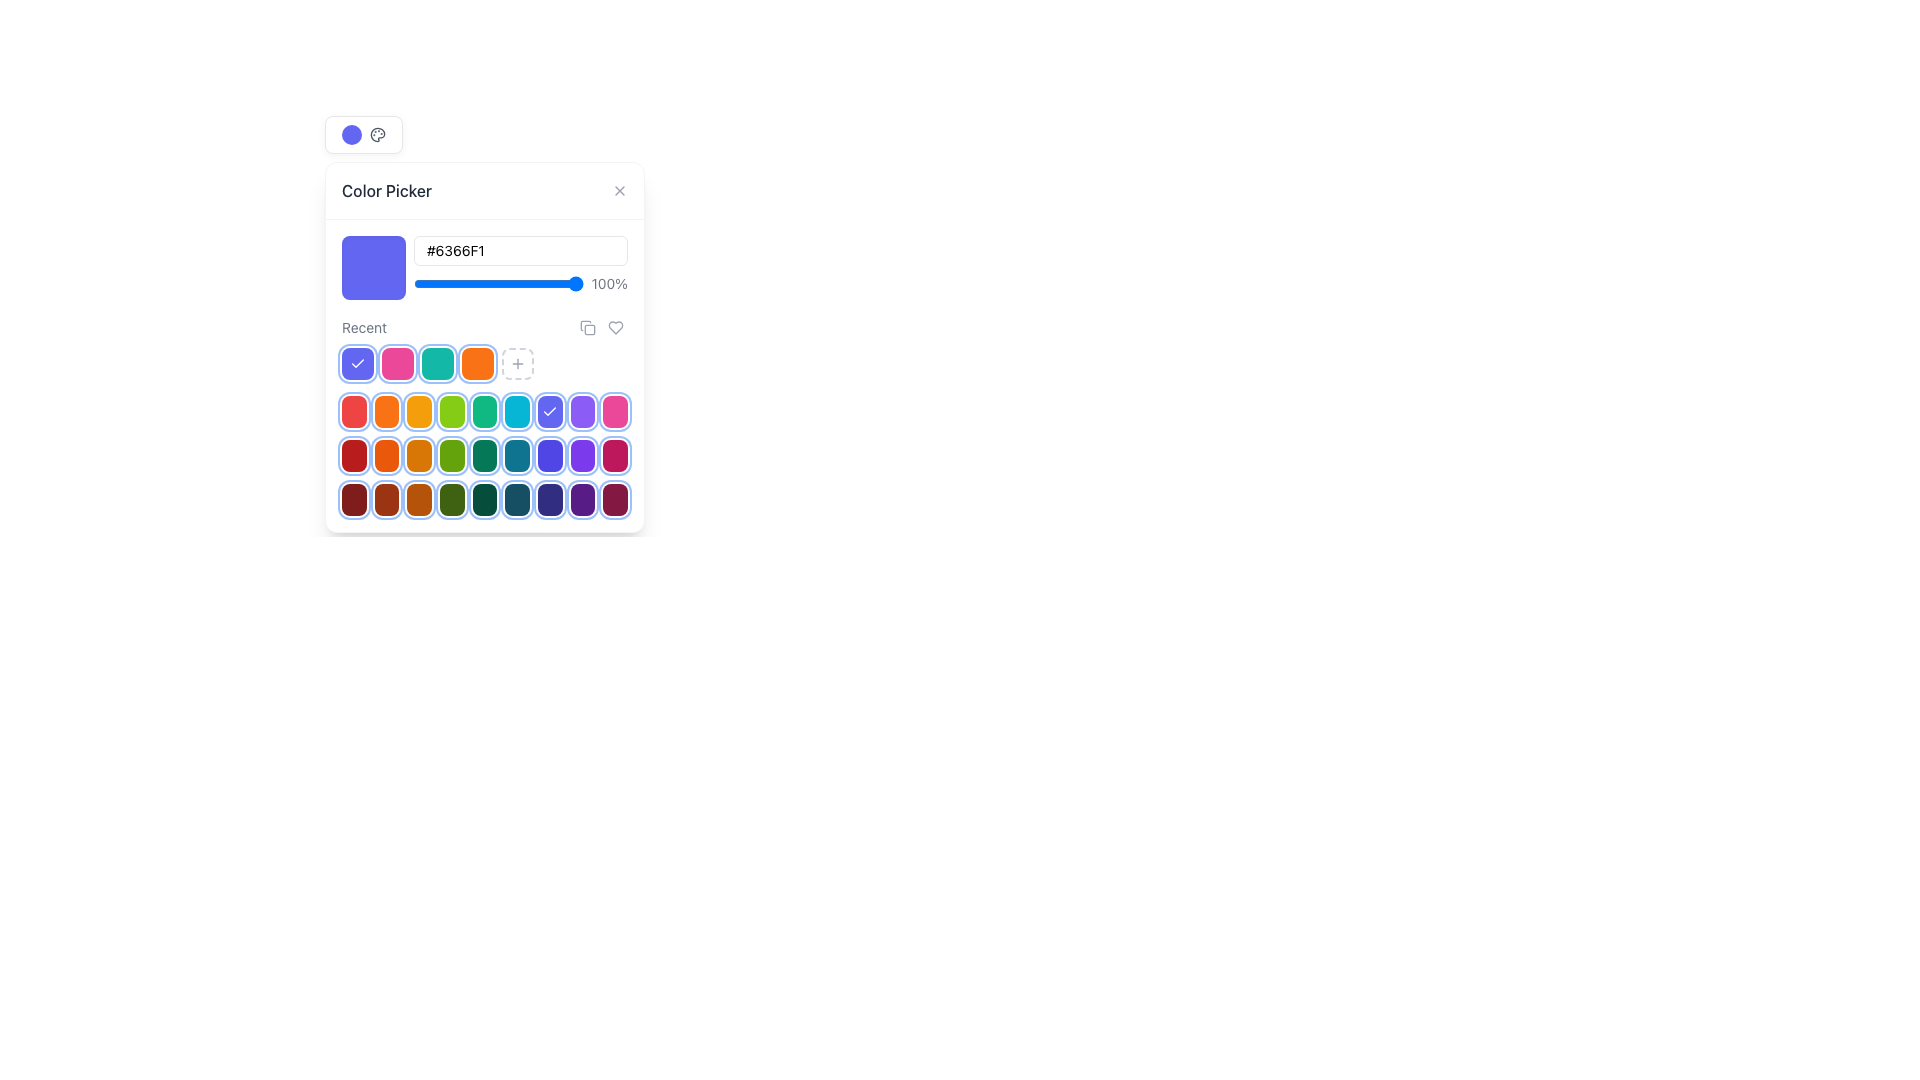 This screenshot has width=1920, height=1080. Describe the element at coordinates (614, 326) in the screenshot. I see `the favorite icon located on the right side of the rectangular button in the top section of the color picker interface to favorite the item` at that location.